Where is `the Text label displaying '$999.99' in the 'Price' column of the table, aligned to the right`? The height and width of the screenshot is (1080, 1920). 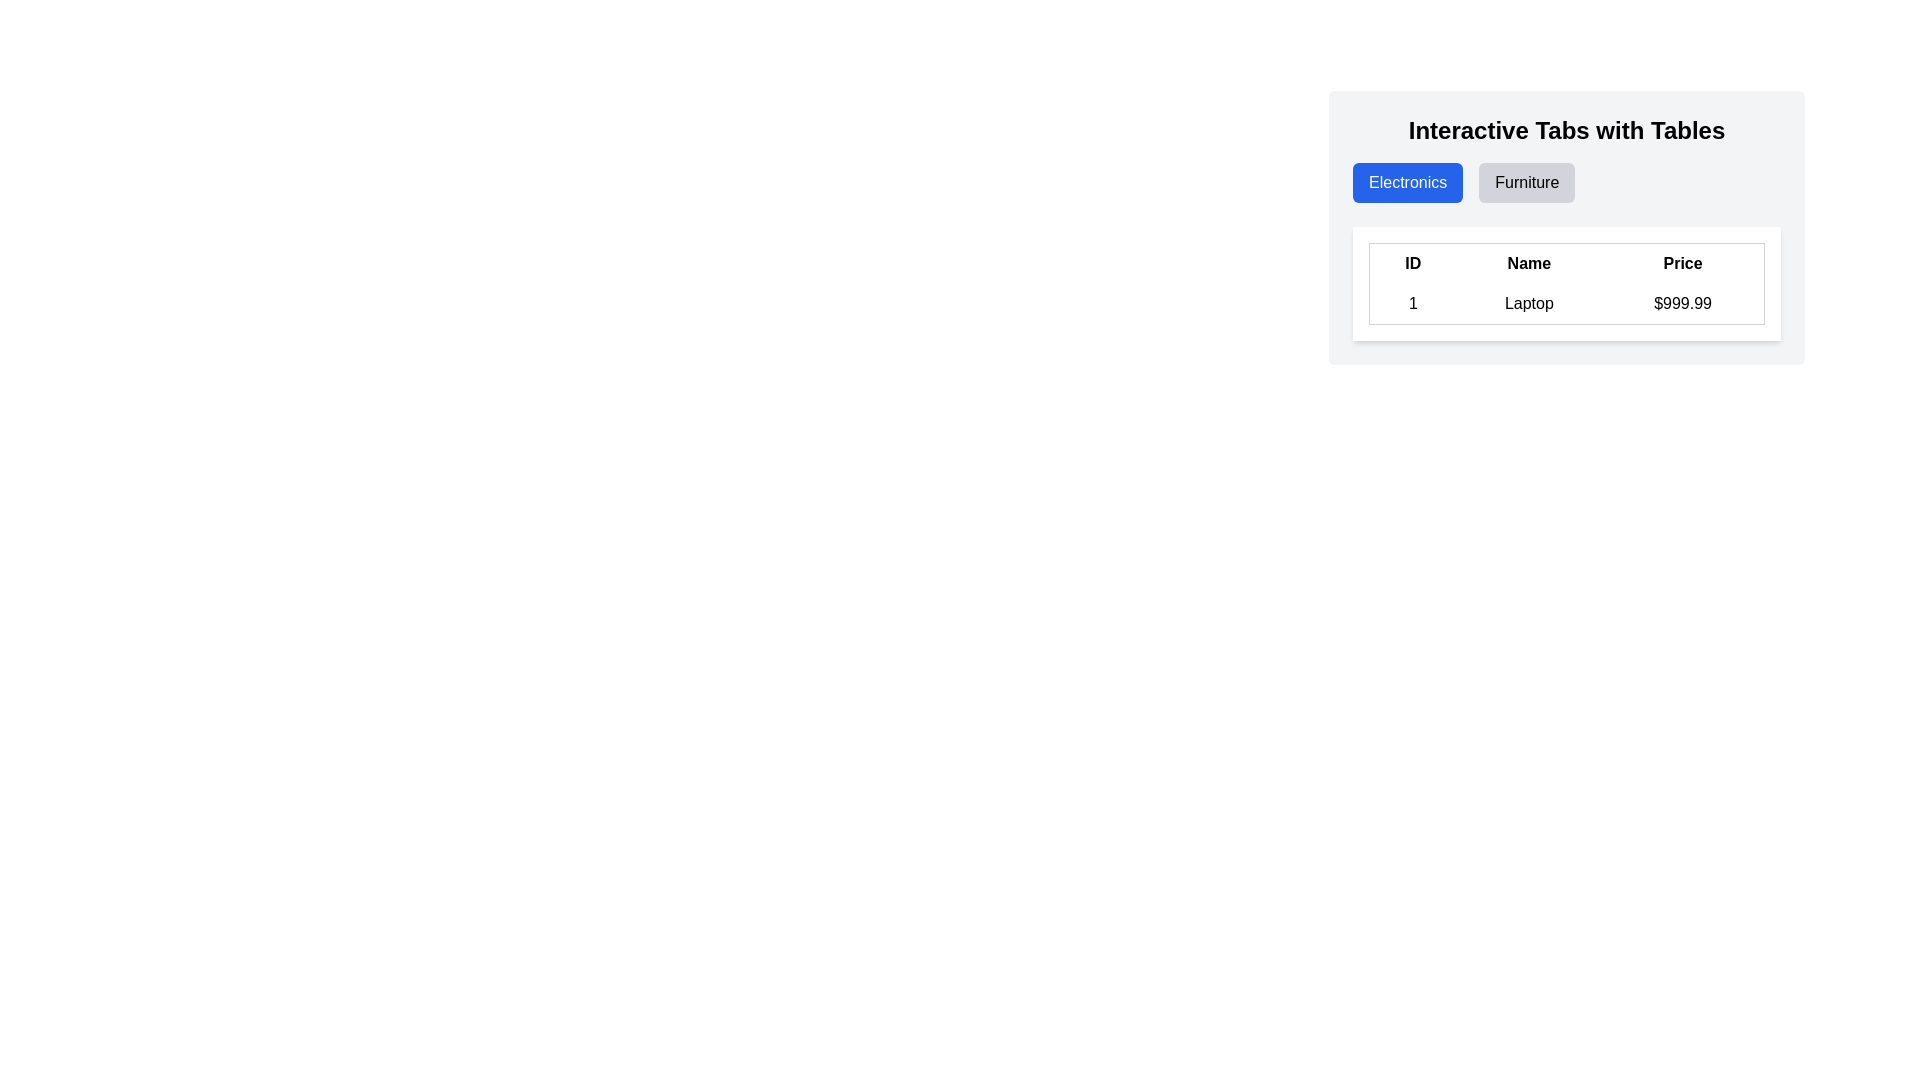
the Text label displaying '$999.99' in the 'Price' column of the table, aligned to the right is located at coordinates (1682, 304).